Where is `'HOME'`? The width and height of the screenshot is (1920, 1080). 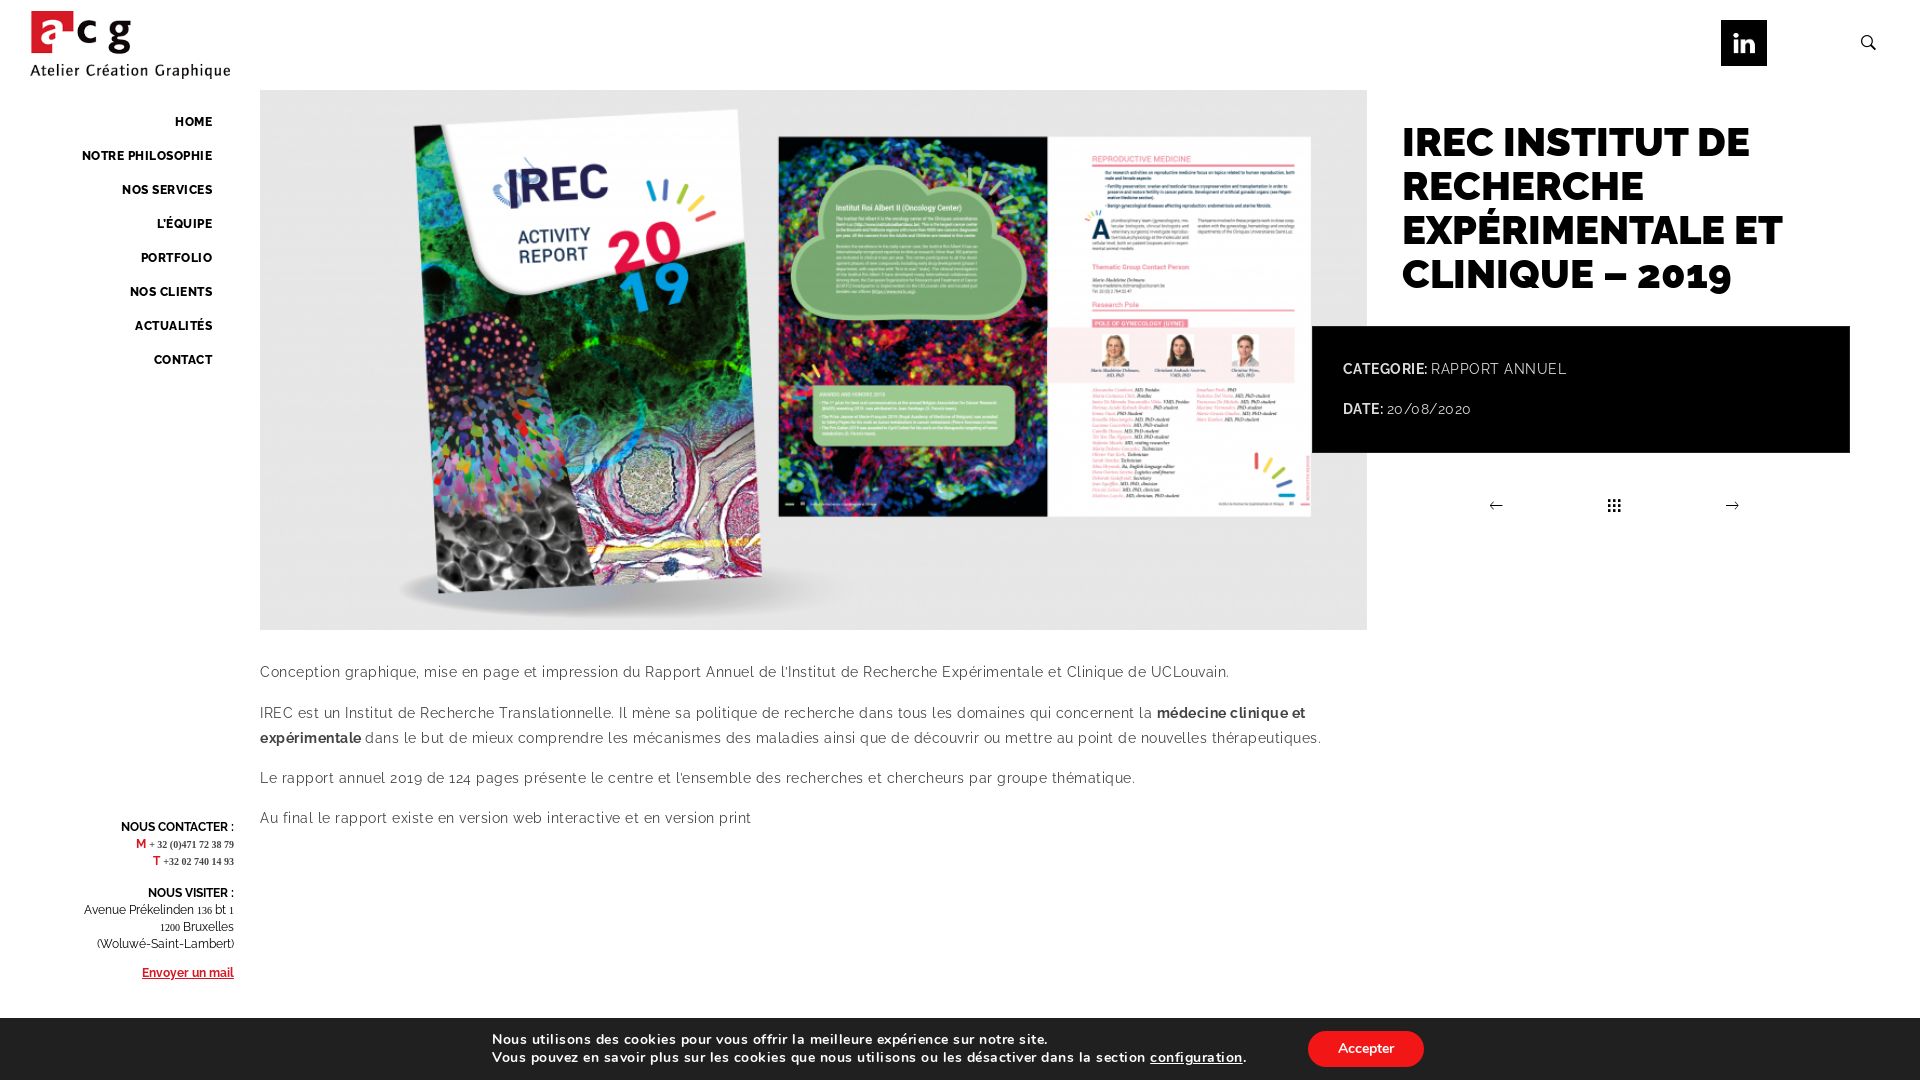 'HOME' is located at coordinates (193, 122).